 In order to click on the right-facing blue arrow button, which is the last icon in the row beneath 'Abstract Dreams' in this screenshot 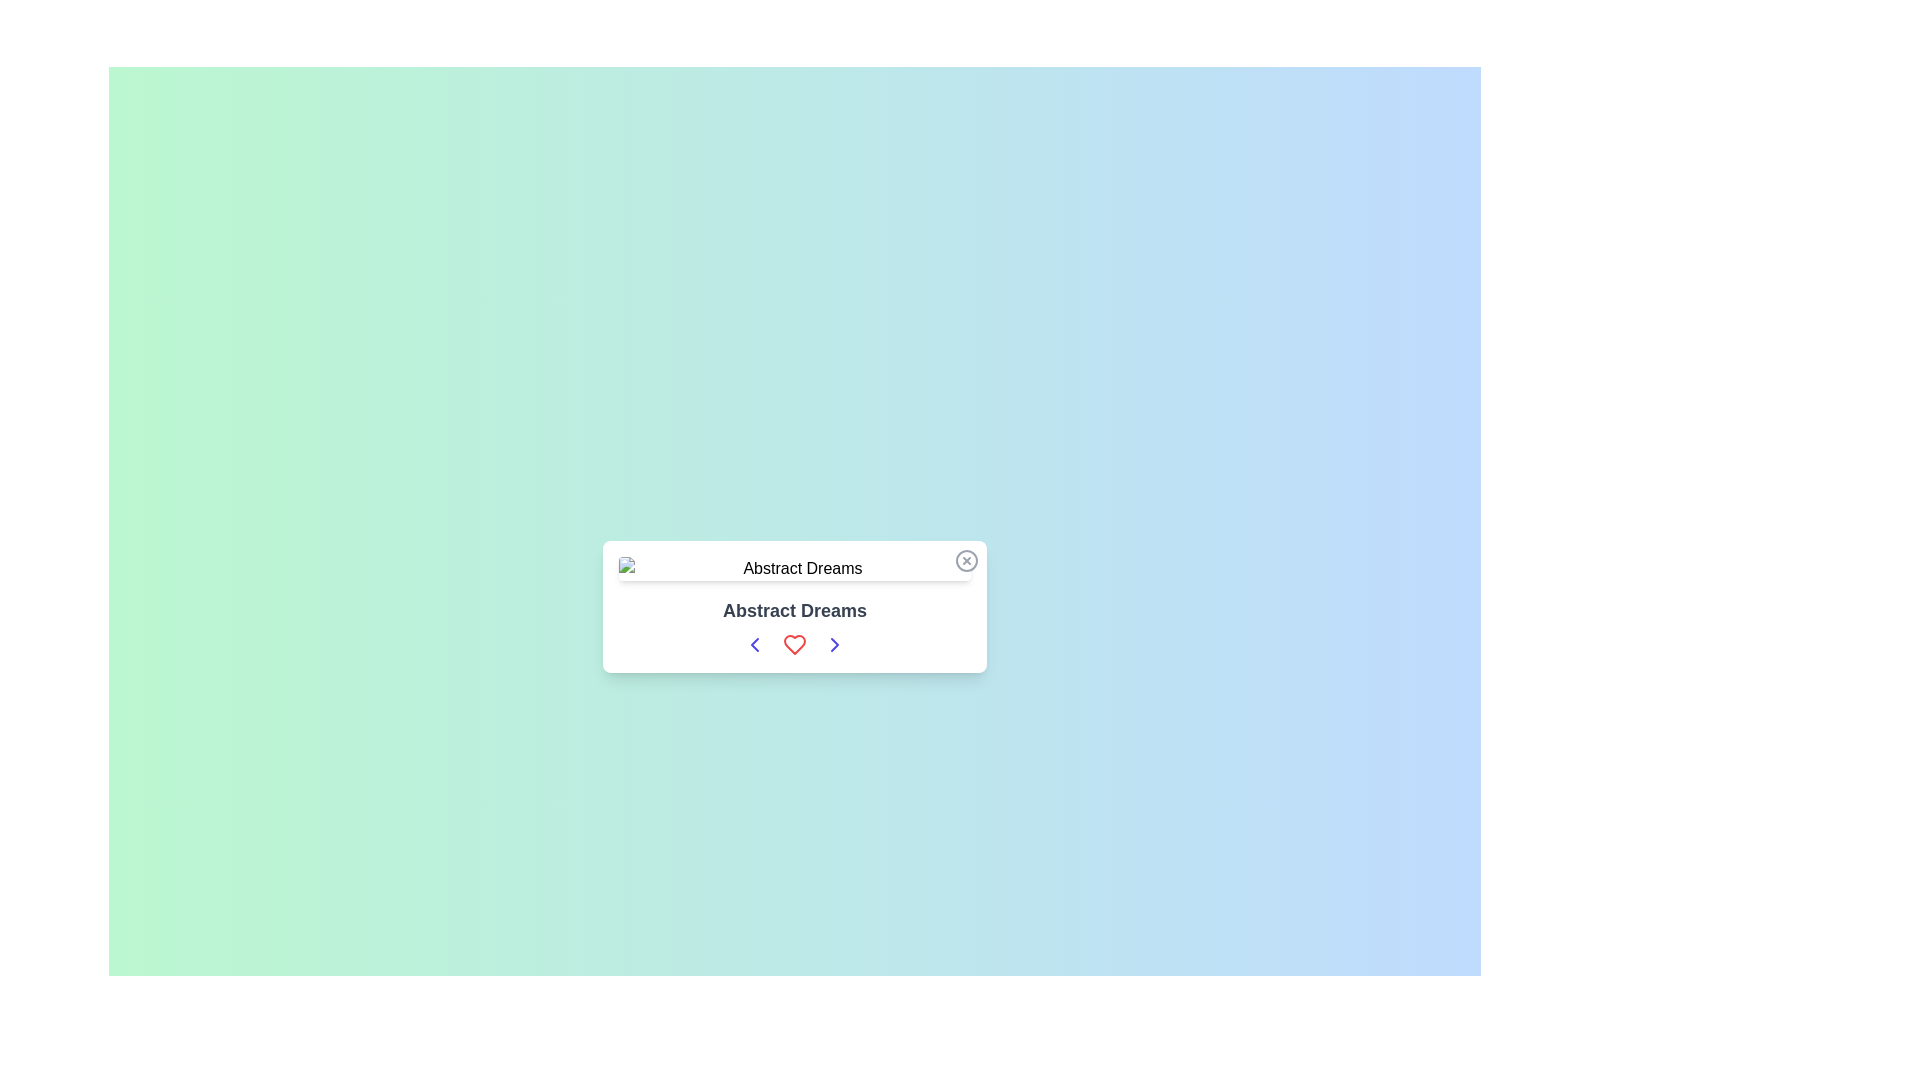, I will do `click(835, 644)`.